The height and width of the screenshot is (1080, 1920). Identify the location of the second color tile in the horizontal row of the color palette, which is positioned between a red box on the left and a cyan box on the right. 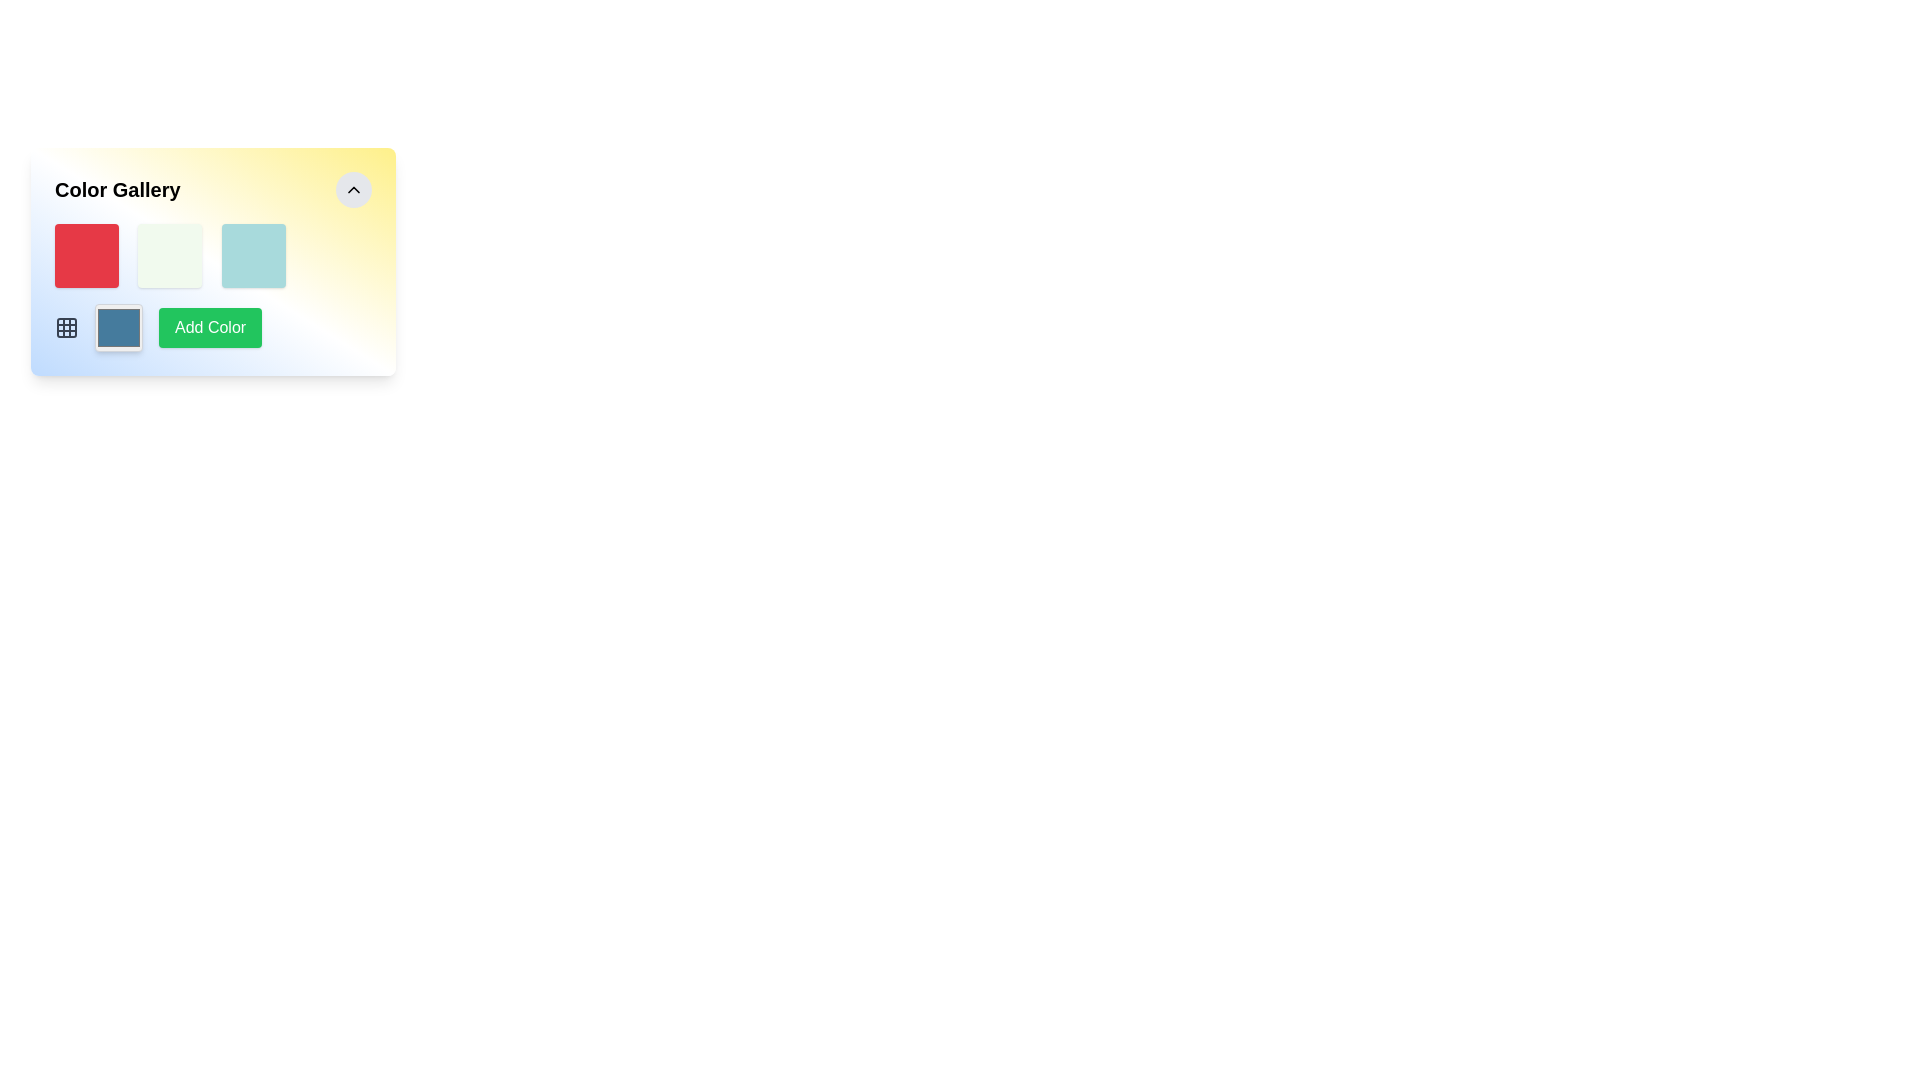
(170, 254).